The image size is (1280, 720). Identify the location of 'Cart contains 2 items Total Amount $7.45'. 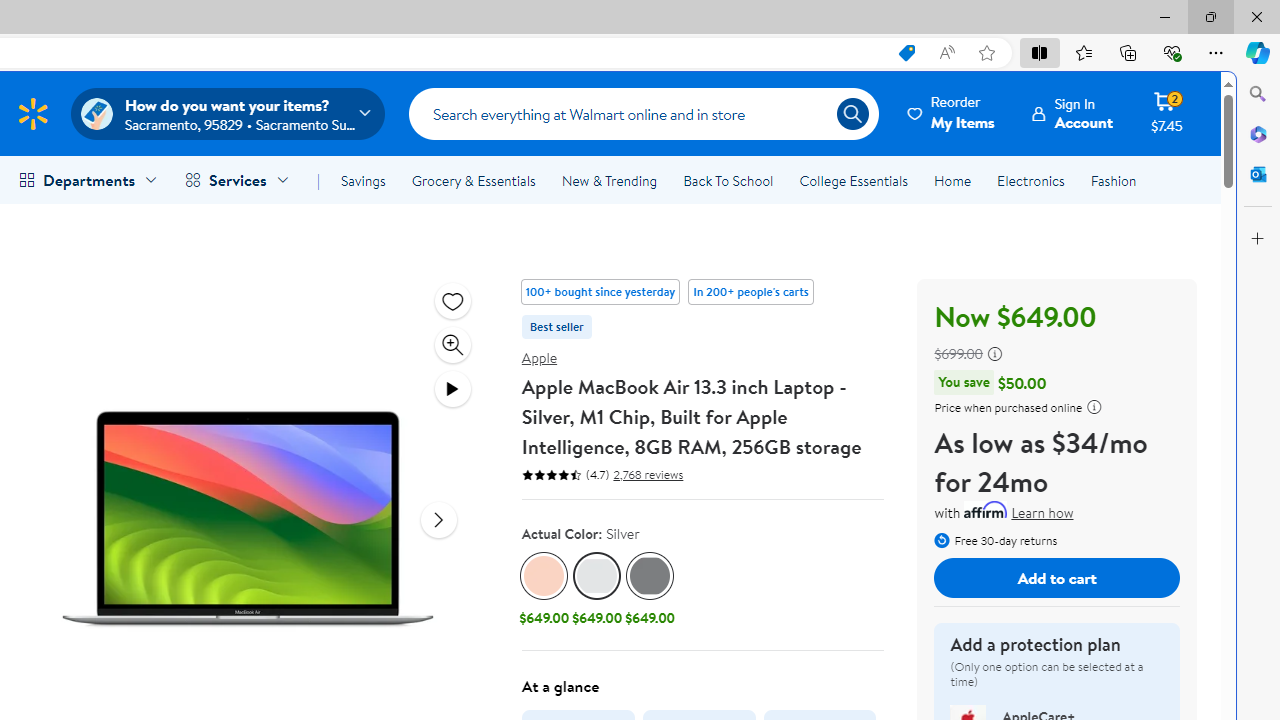
(1166, 113).